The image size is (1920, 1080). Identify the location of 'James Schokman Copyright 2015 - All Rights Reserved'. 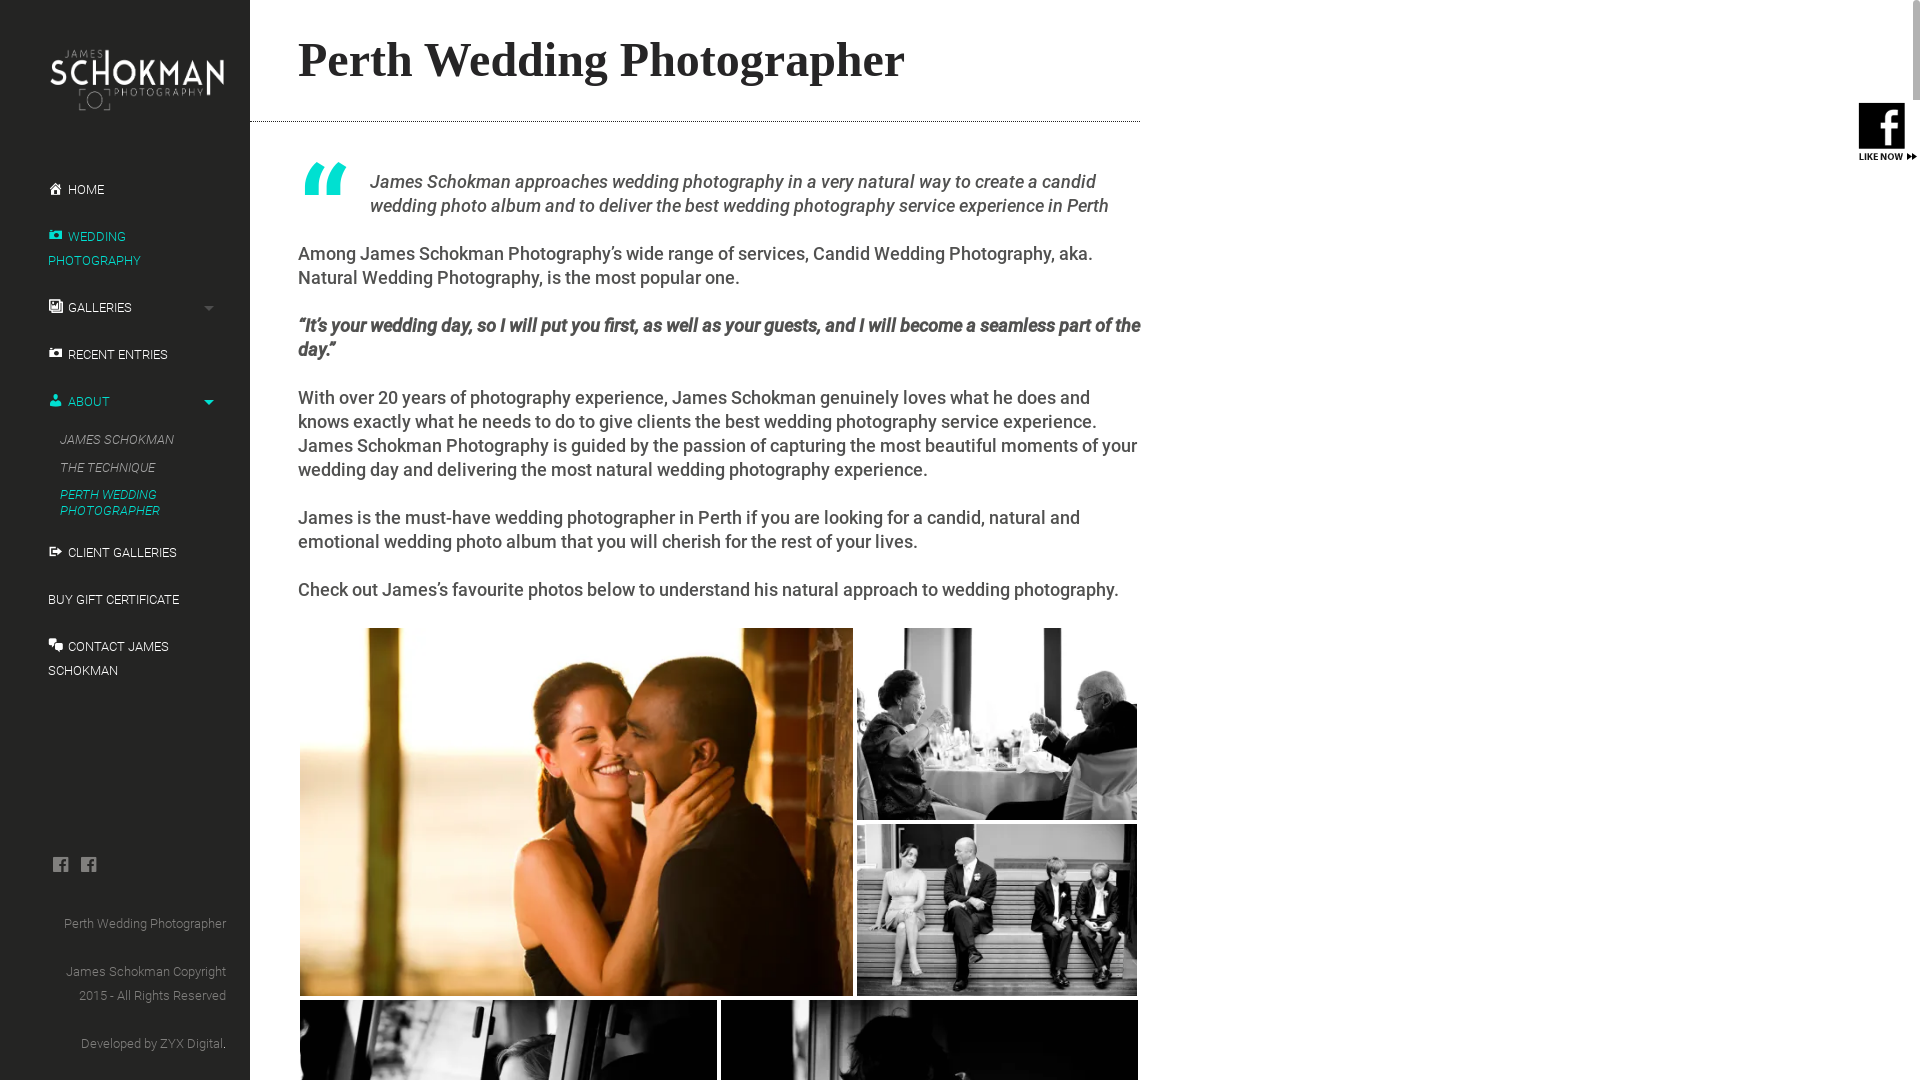
(66, 982).